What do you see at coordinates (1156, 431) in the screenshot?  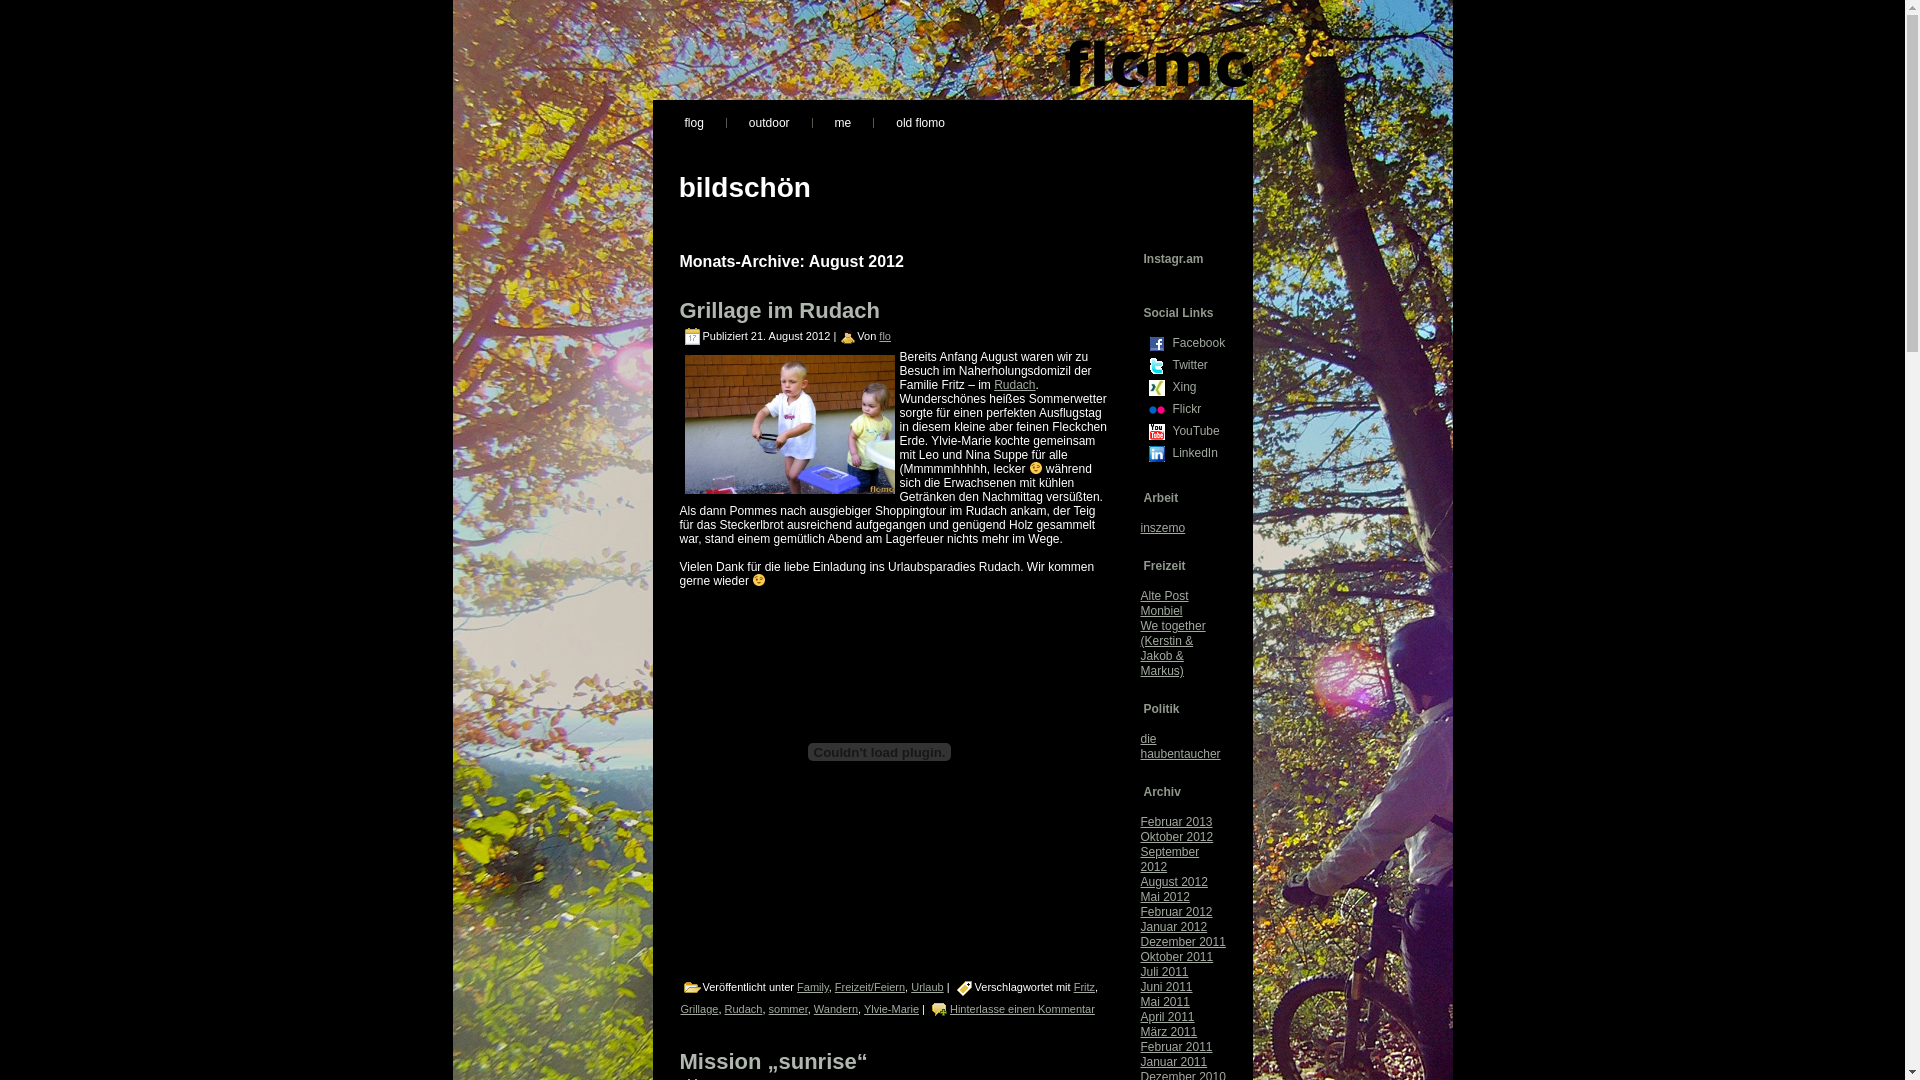 I see `'YouTube'` at bounding box center [1156, 431].